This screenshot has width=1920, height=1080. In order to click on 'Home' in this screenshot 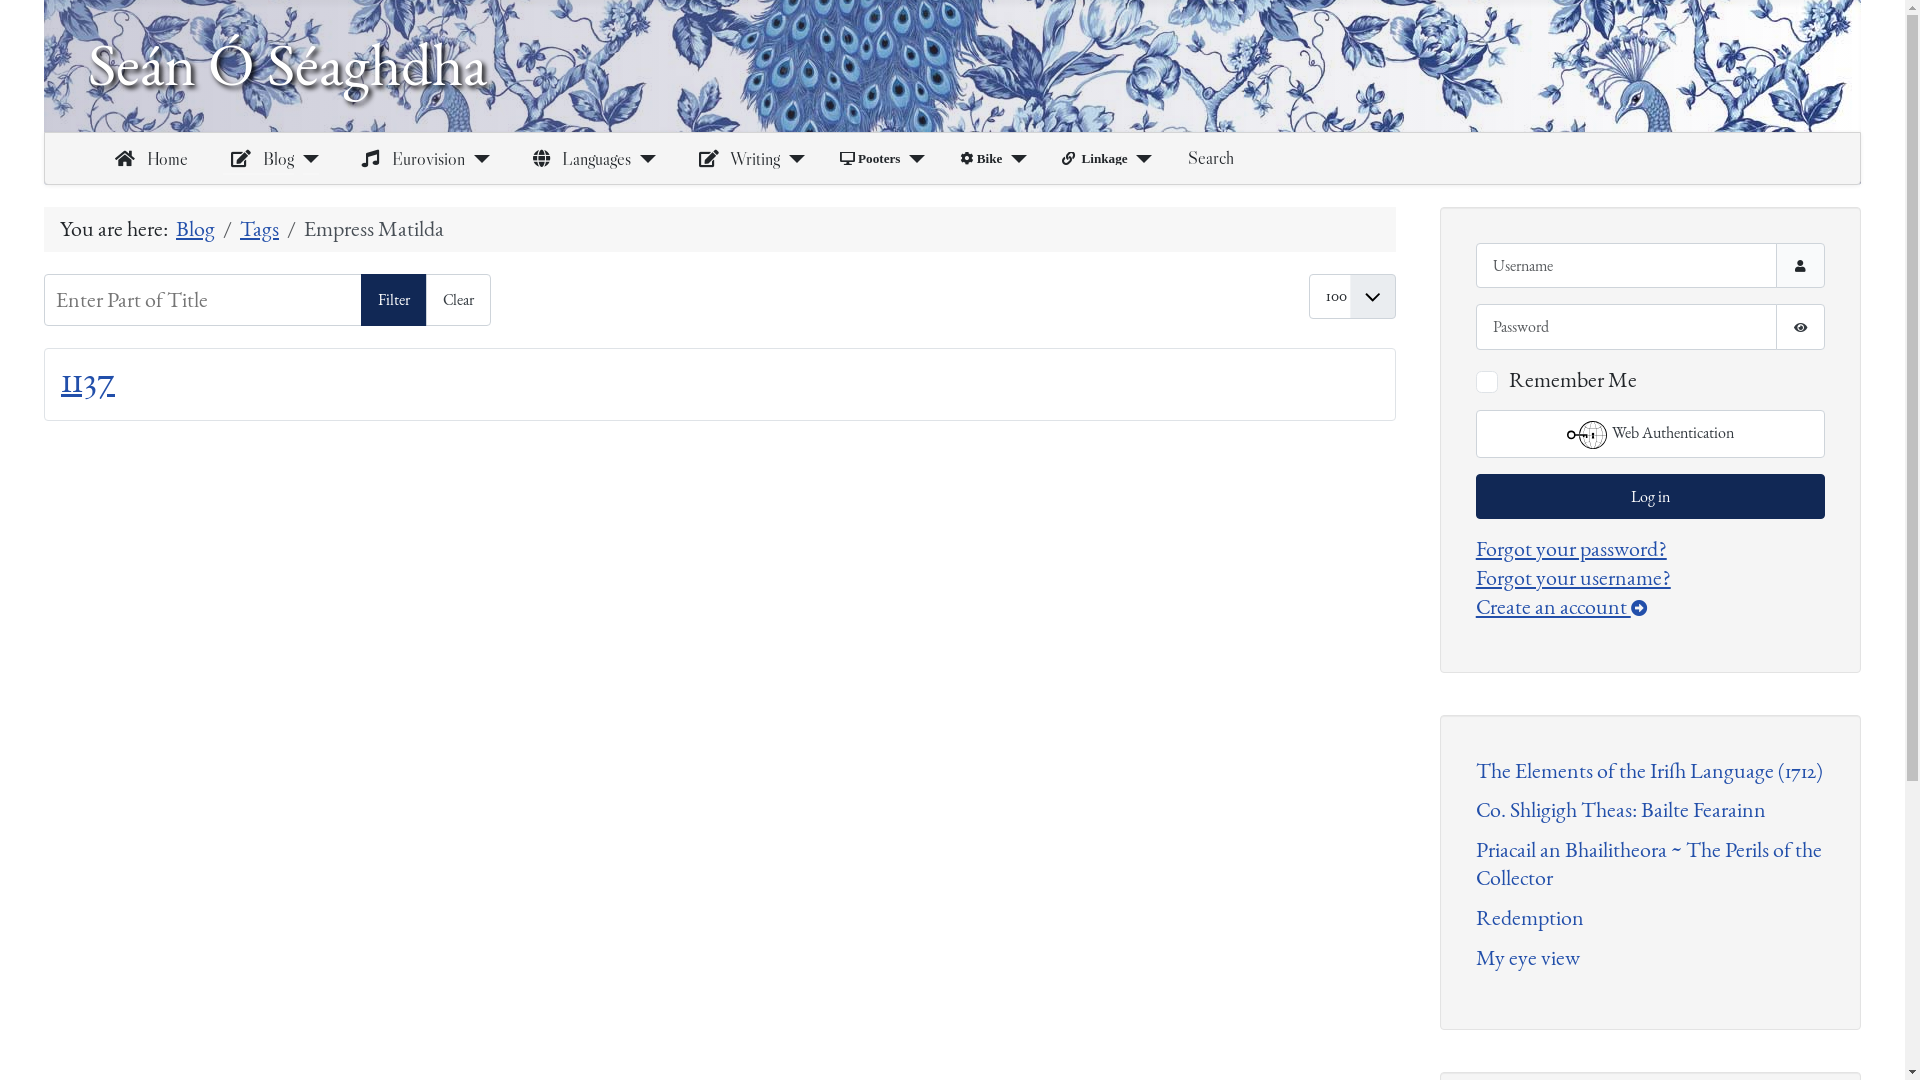, I will do `click(146, 157)`.